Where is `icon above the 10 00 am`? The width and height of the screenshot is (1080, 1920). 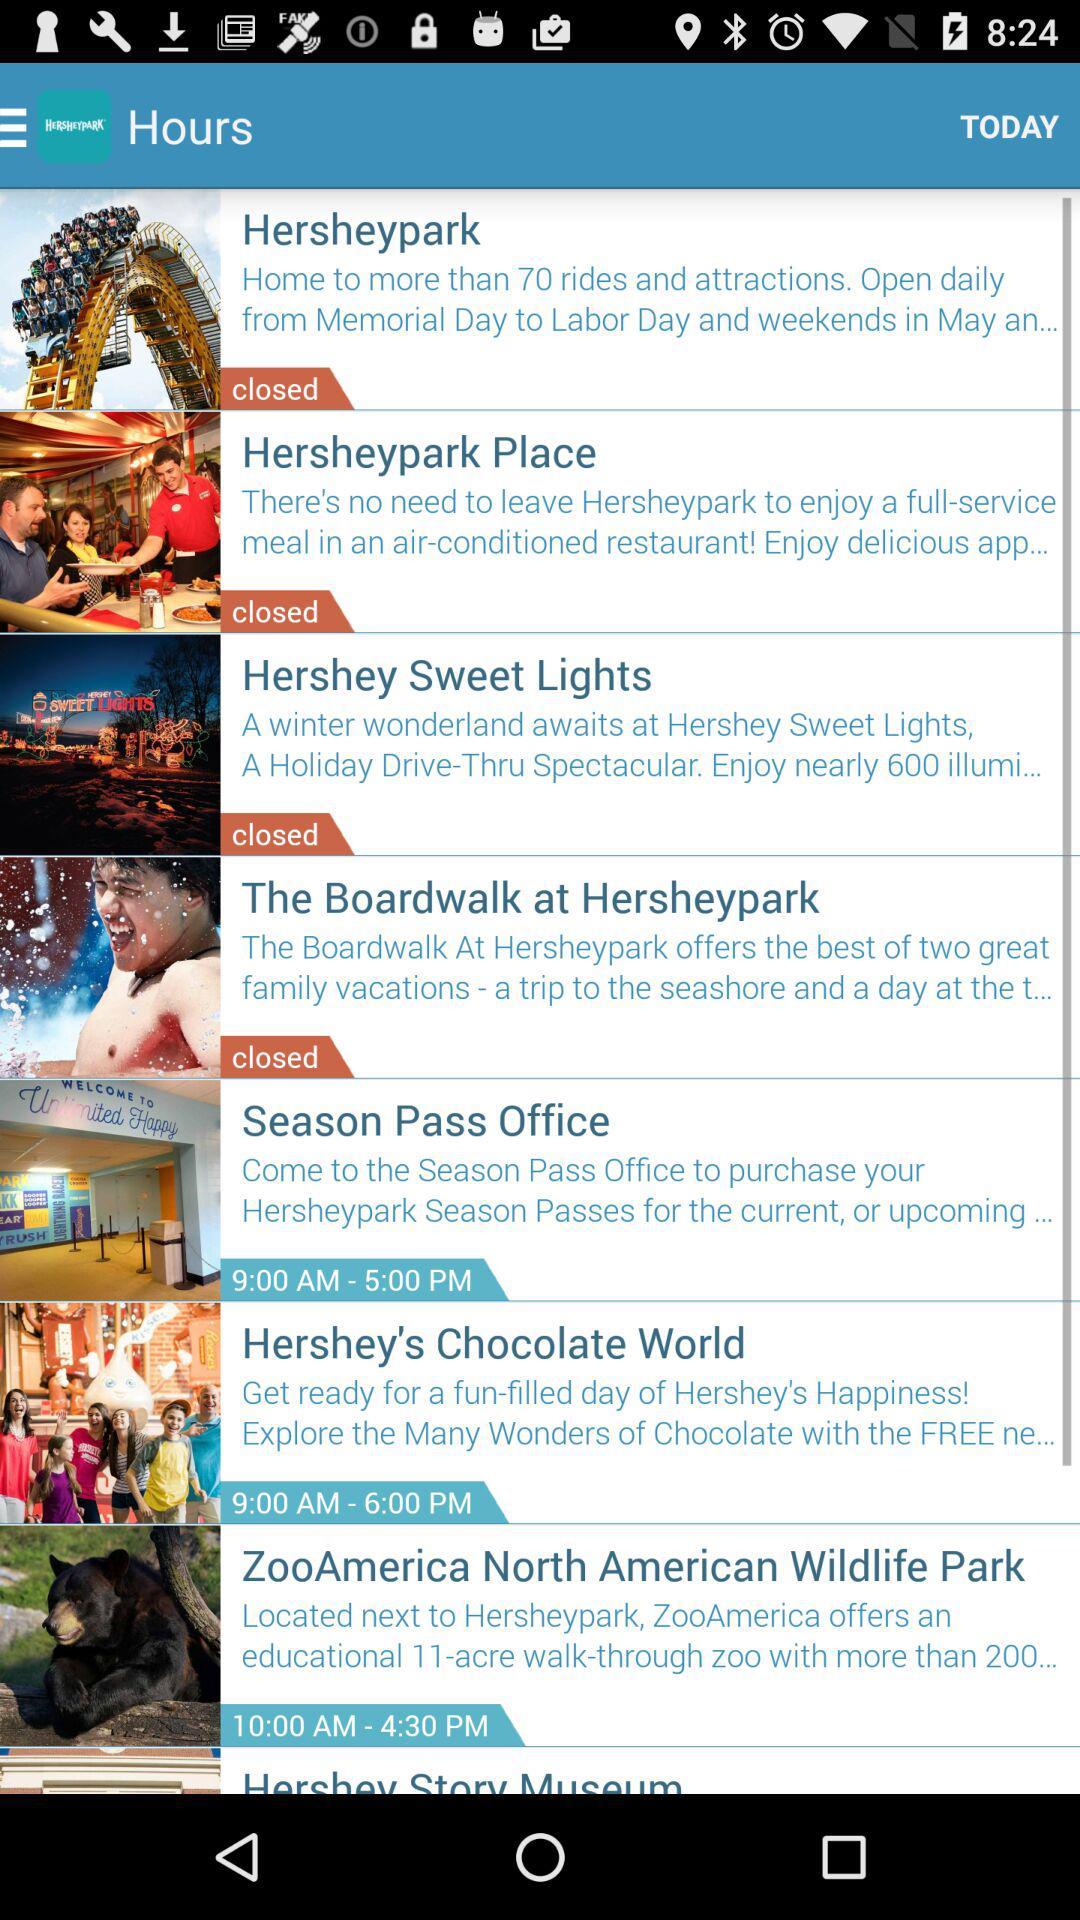
icon above the 10 00 am is located at coordinates (650, 1643).